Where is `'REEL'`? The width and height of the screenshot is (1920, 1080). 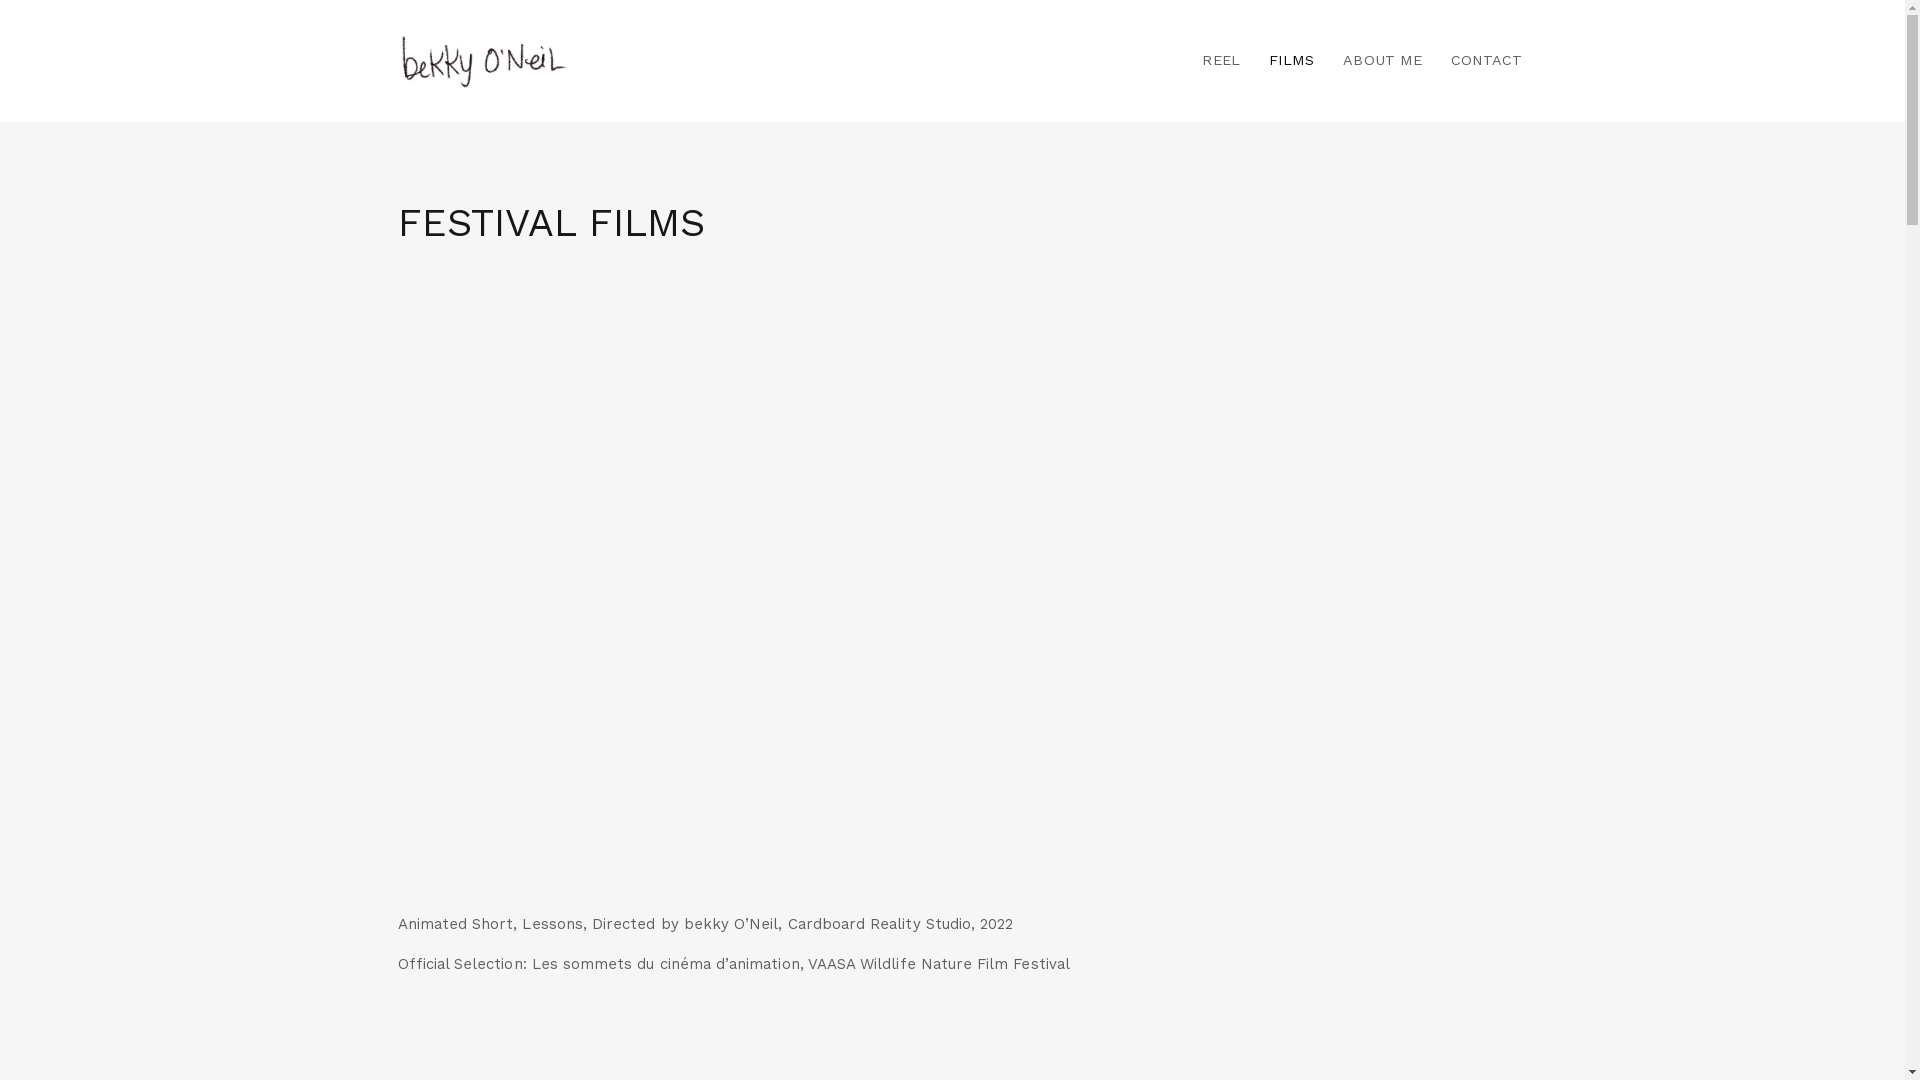 'REEL' is located at coordinates (1219, 60).